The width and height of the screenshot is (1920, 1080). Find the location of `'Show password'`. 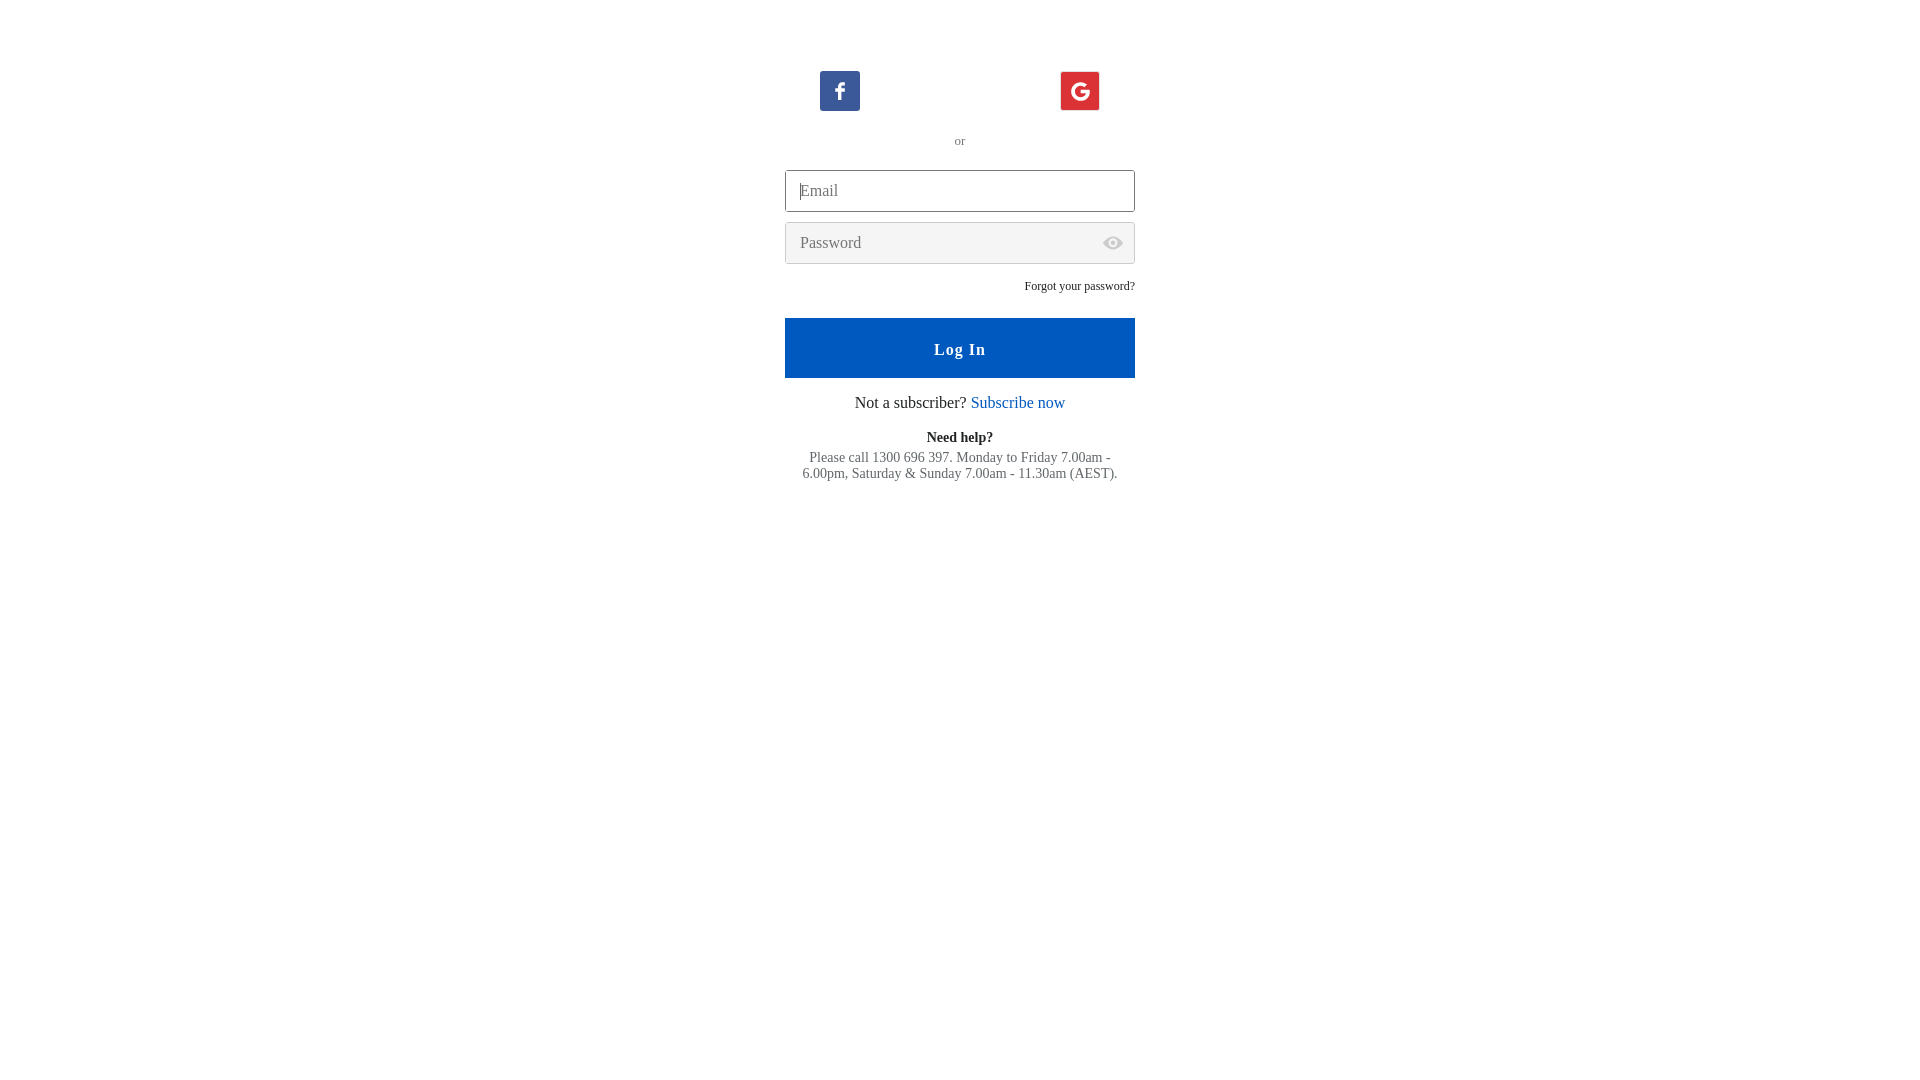

'Show password' is located at coordinates (1112, 242).